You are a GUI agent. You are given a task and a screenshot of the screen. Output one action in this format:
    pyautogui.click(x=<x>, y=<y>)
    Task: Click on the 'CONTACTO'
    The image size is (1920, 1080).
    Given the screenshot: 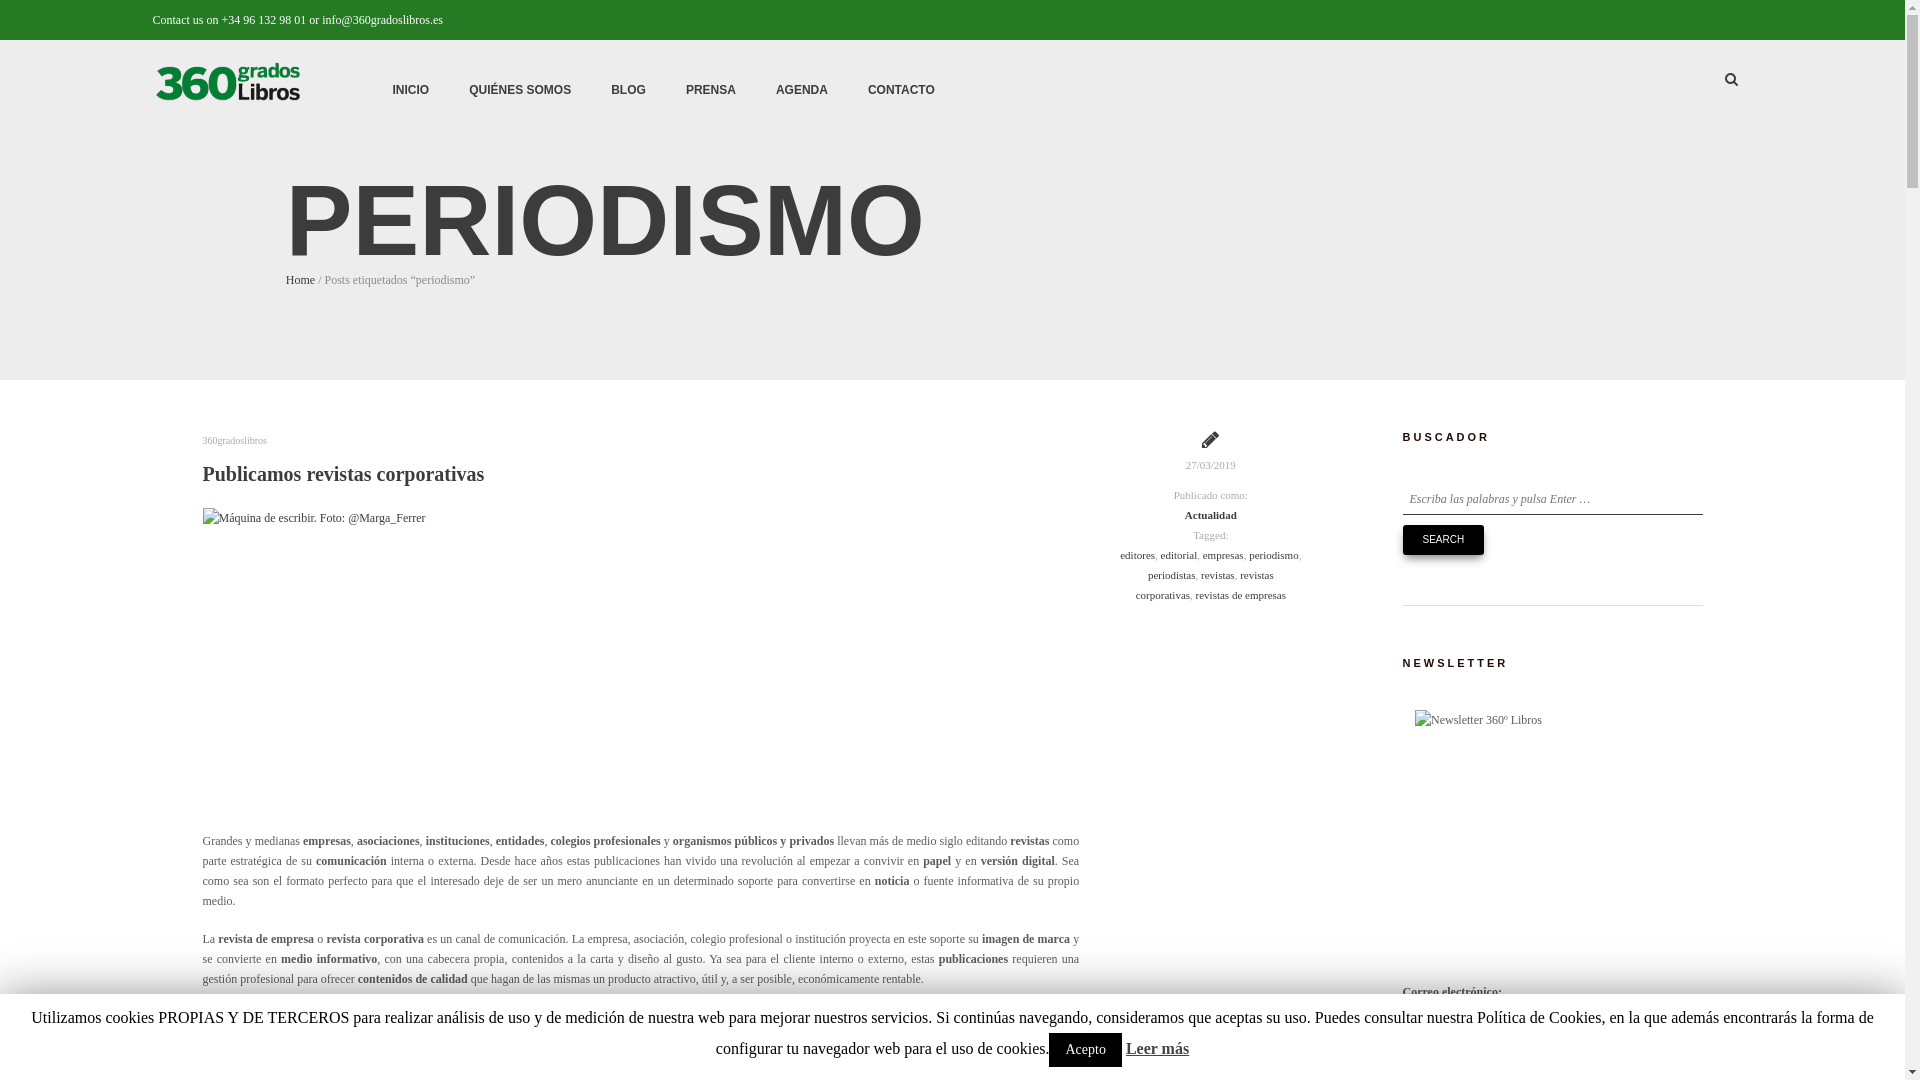 What is the action you would take?
    pyautogui.click(x=900, y=88)
    